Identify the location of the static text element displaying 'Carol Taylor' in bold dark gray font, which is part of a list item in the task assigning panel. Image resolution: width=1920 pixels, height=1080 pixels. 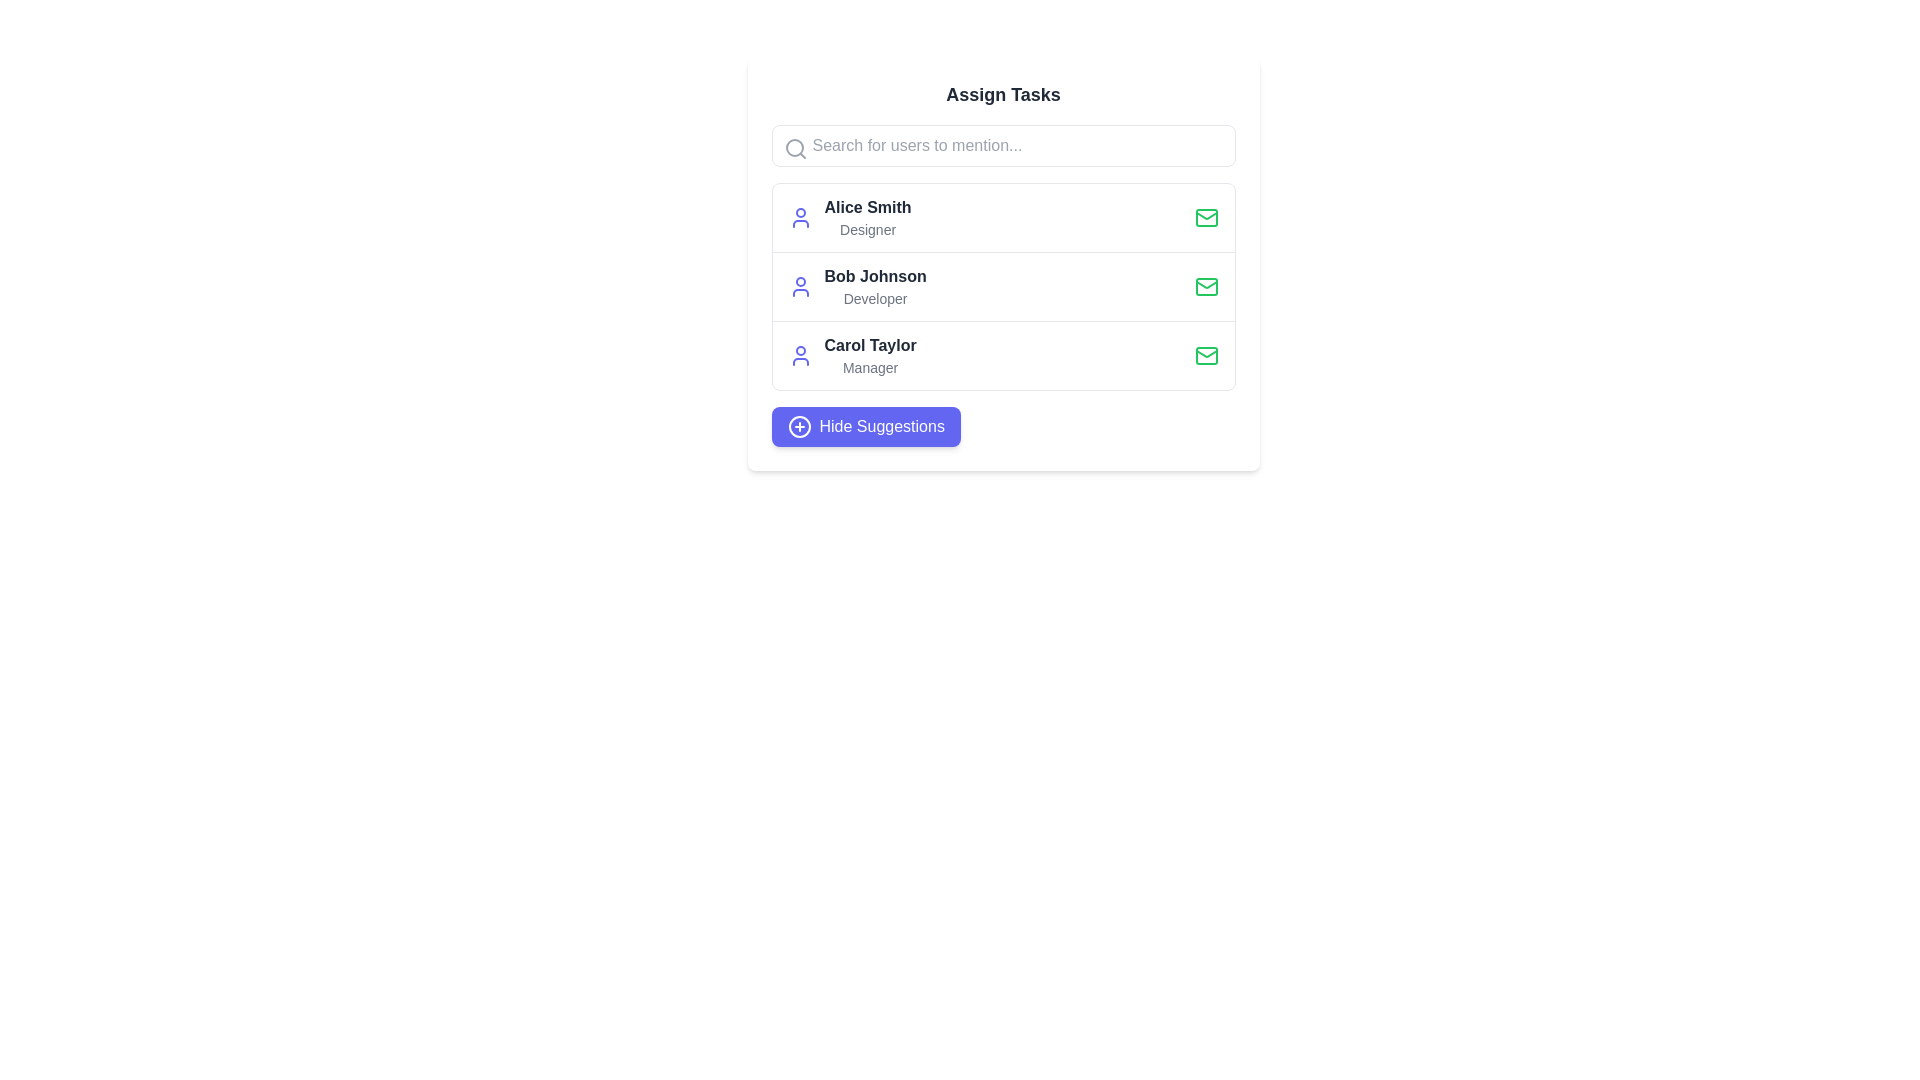
(870, 345).